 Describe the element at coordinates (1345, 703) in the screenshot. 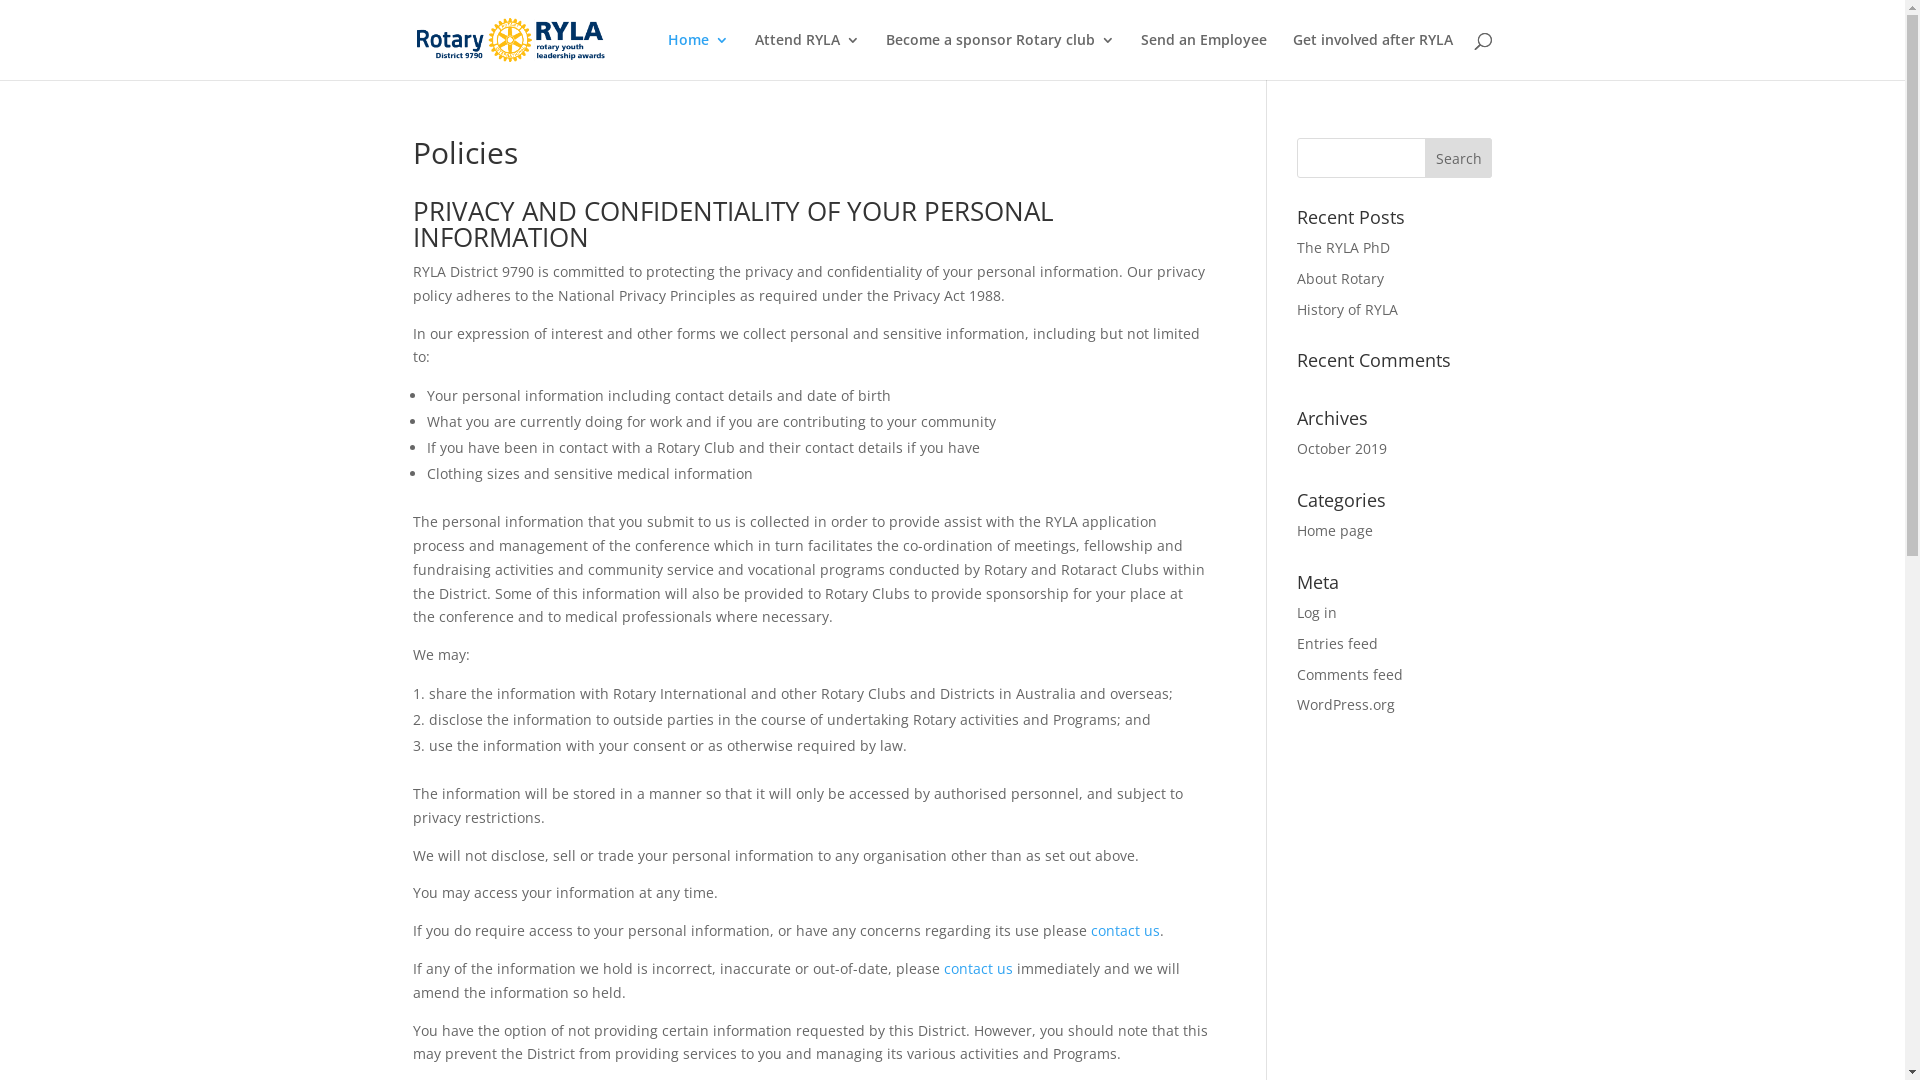

I see `'WordPress.org'` at that location.